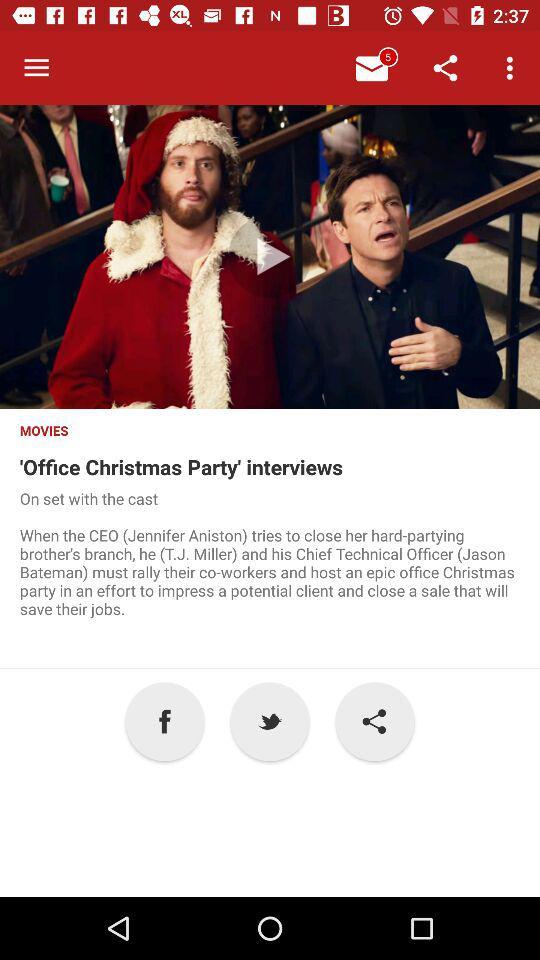 This screenshot has width=540, height=960. Describe the element at coordinates (270, 720) in the screenshot. I see `p` at that location.